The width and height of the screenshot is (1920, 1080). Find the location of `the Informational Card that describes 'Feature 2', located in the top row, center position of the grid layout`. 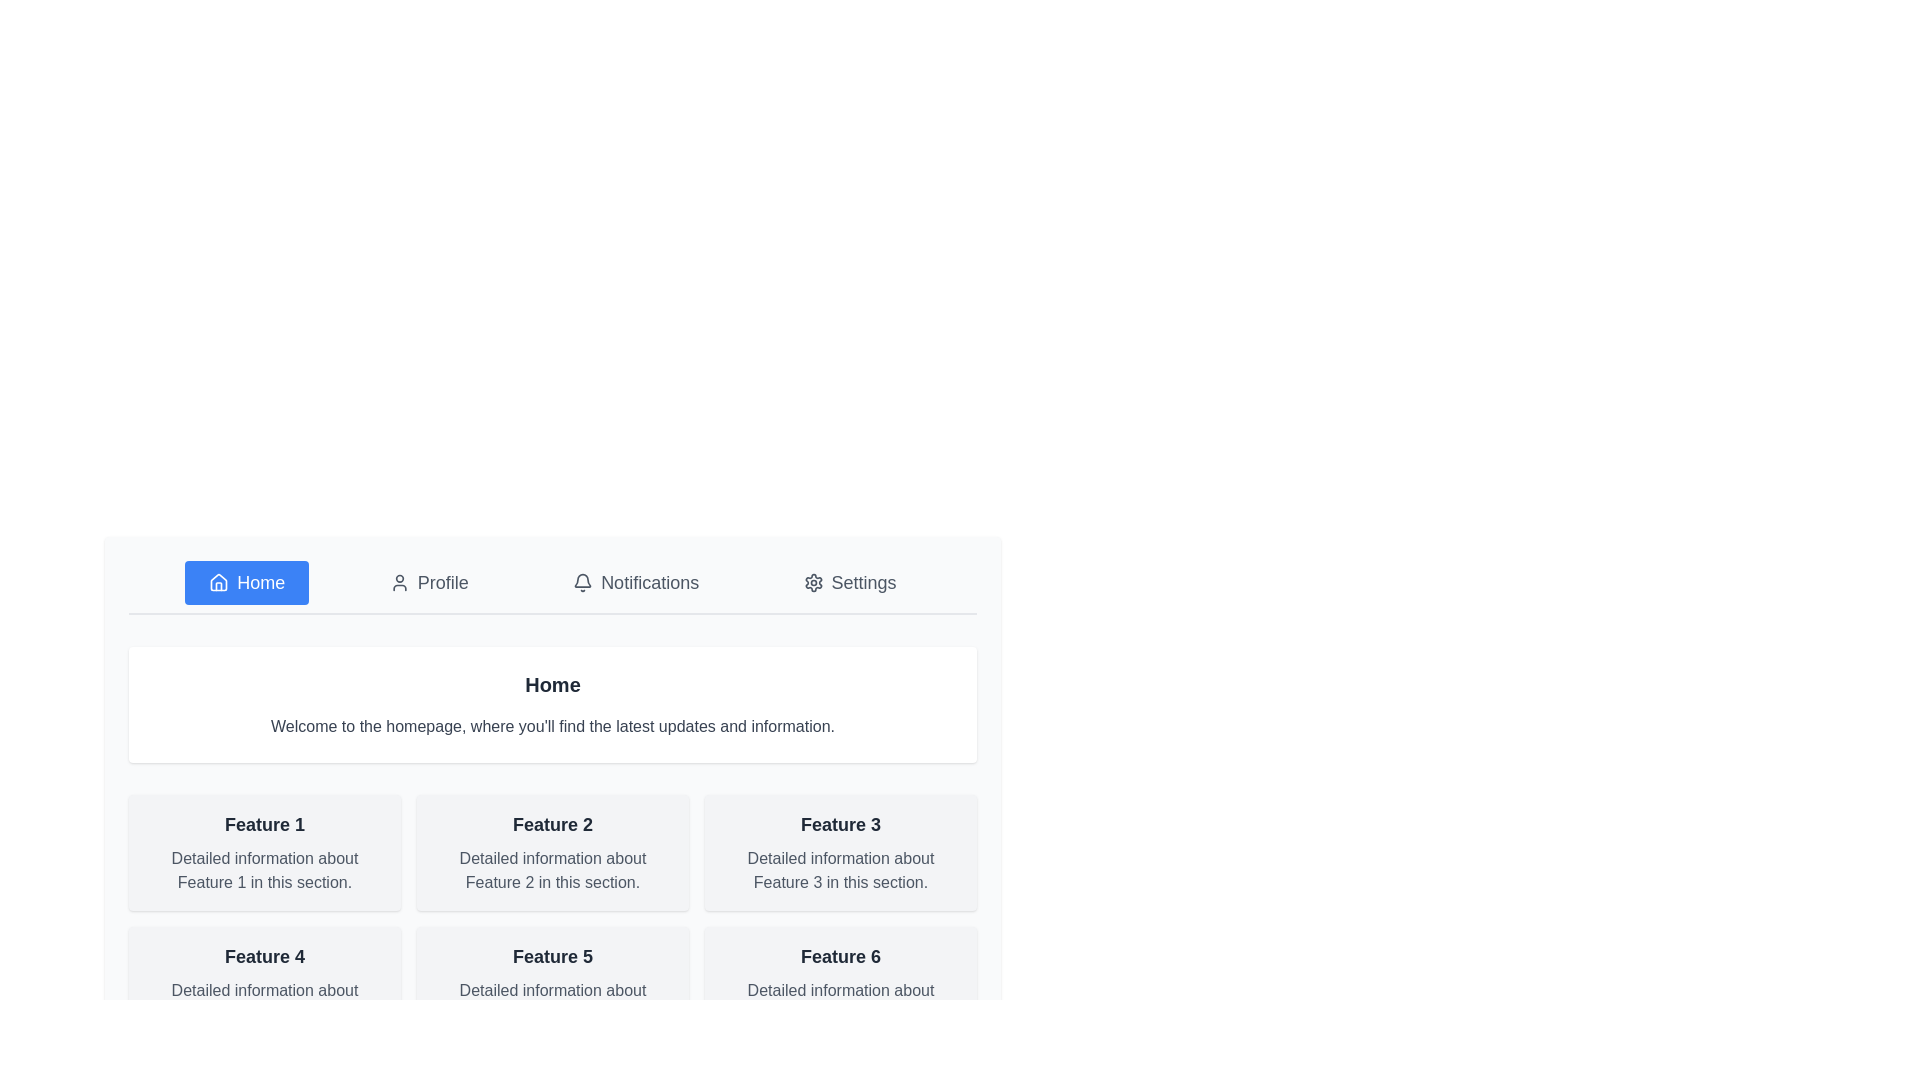

the Informational Card that describes 'Feature 2', located in the top row, center position of the grid layout is located at coordinates (552, 801).